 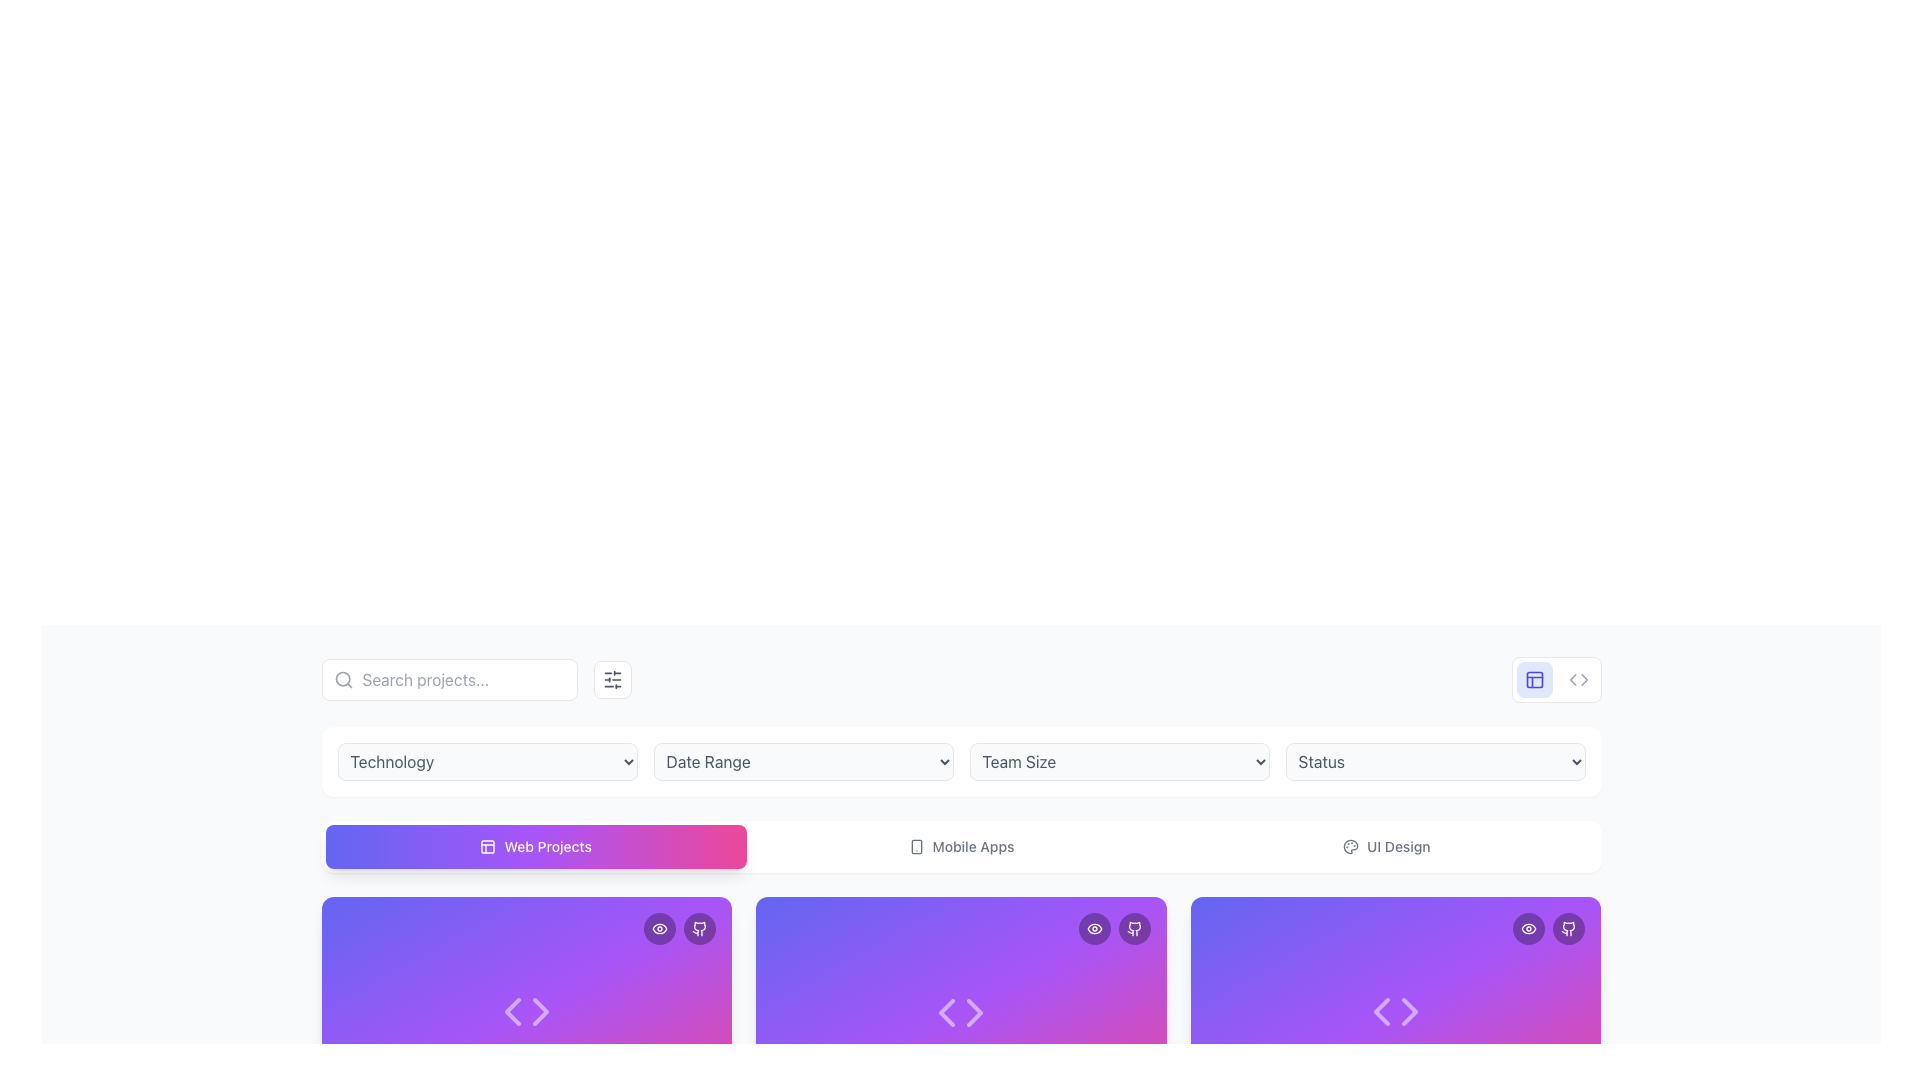 What do you see at coordinates (540, 1012) in the screenshot?
I see `the right-pointing Navigation Arrow Icon located at the bottom center of the card interface, which is the second arrow from the left` at bounding box center [540, 1012].